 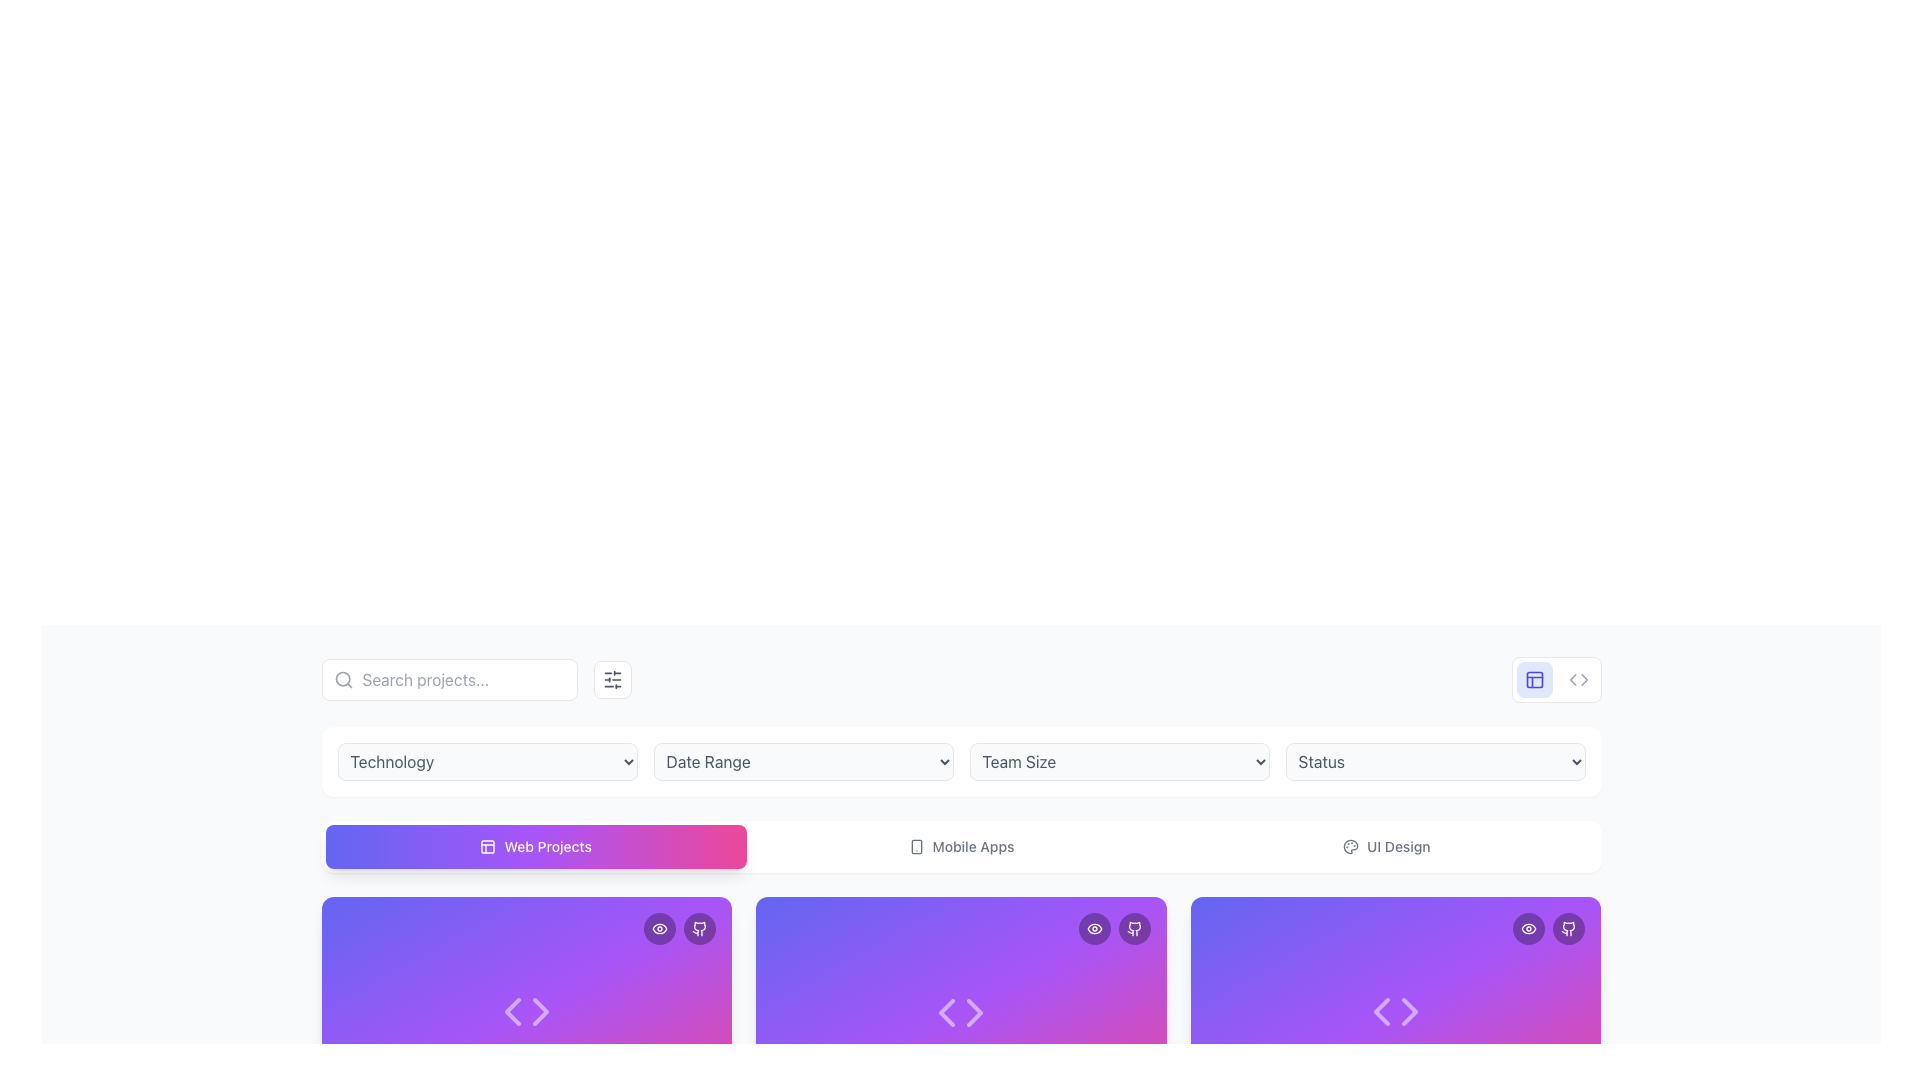 What do you see at coordinates (540, 1012) in the screenshot?
I see `the right-pointing Navigation Arrow Icon located at the bottom center of the card interface, which is the second arrow from the left` at bounding box center [540, 1012].